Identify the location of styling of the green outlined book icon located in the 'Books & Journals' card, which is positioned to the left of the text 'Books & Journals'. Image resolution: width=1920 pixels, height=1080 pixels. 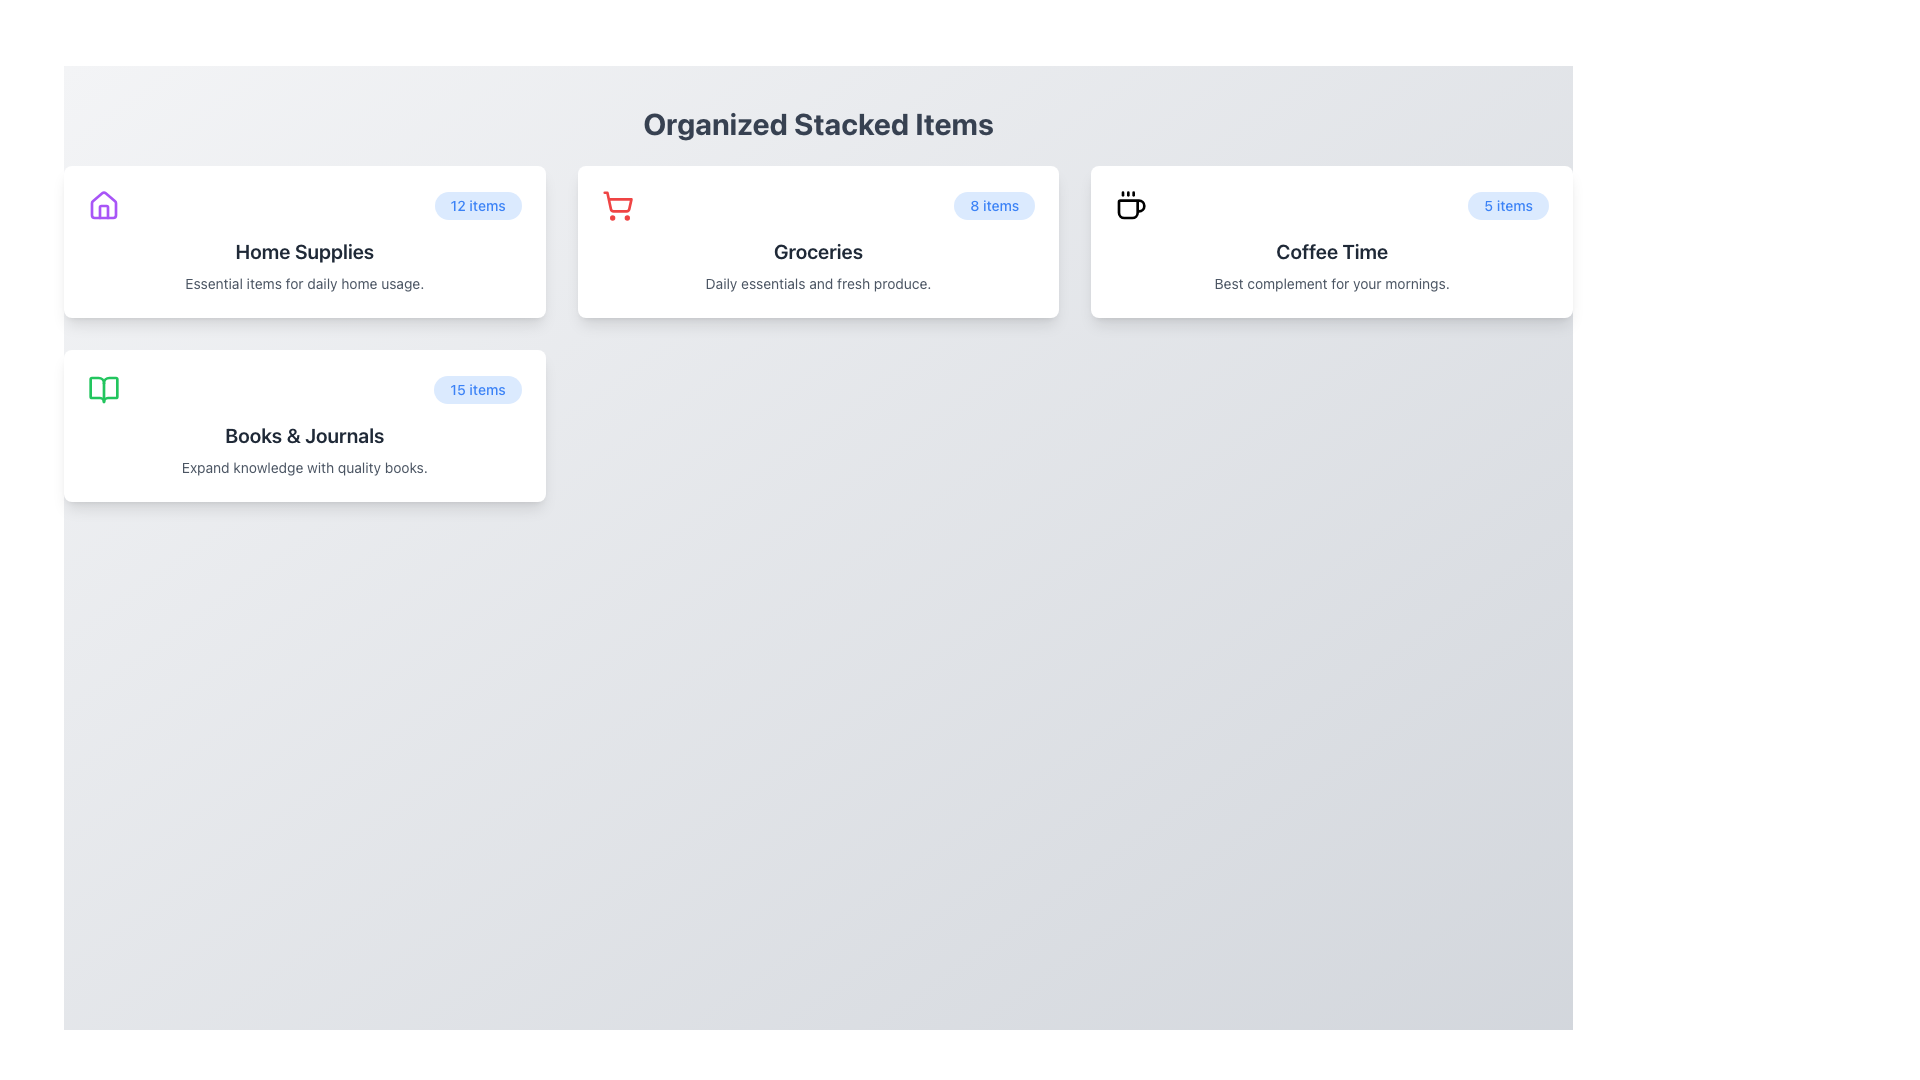
(103, 389).